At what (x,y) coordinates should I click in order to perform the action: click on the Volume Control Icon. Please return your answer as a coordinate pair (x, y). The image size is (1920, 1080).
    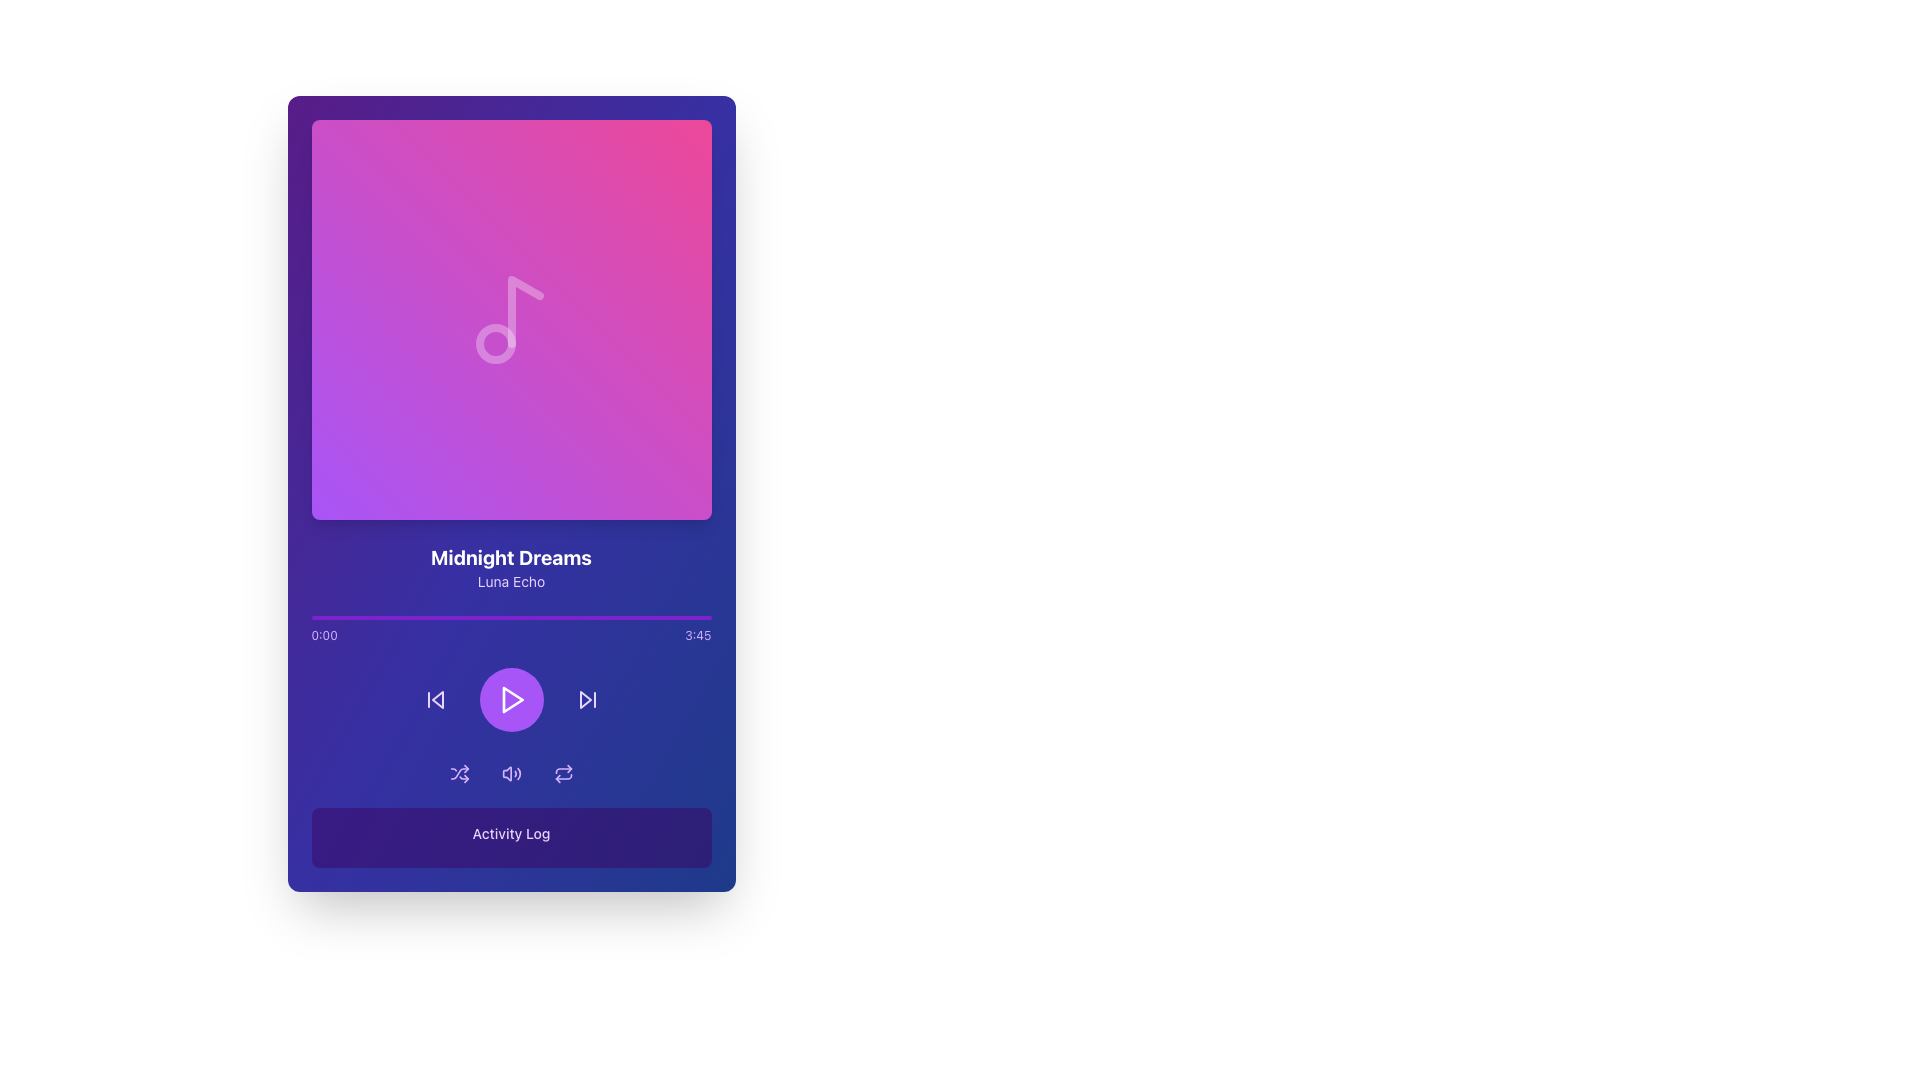
    Looking at the image, I should click on (506, 773).